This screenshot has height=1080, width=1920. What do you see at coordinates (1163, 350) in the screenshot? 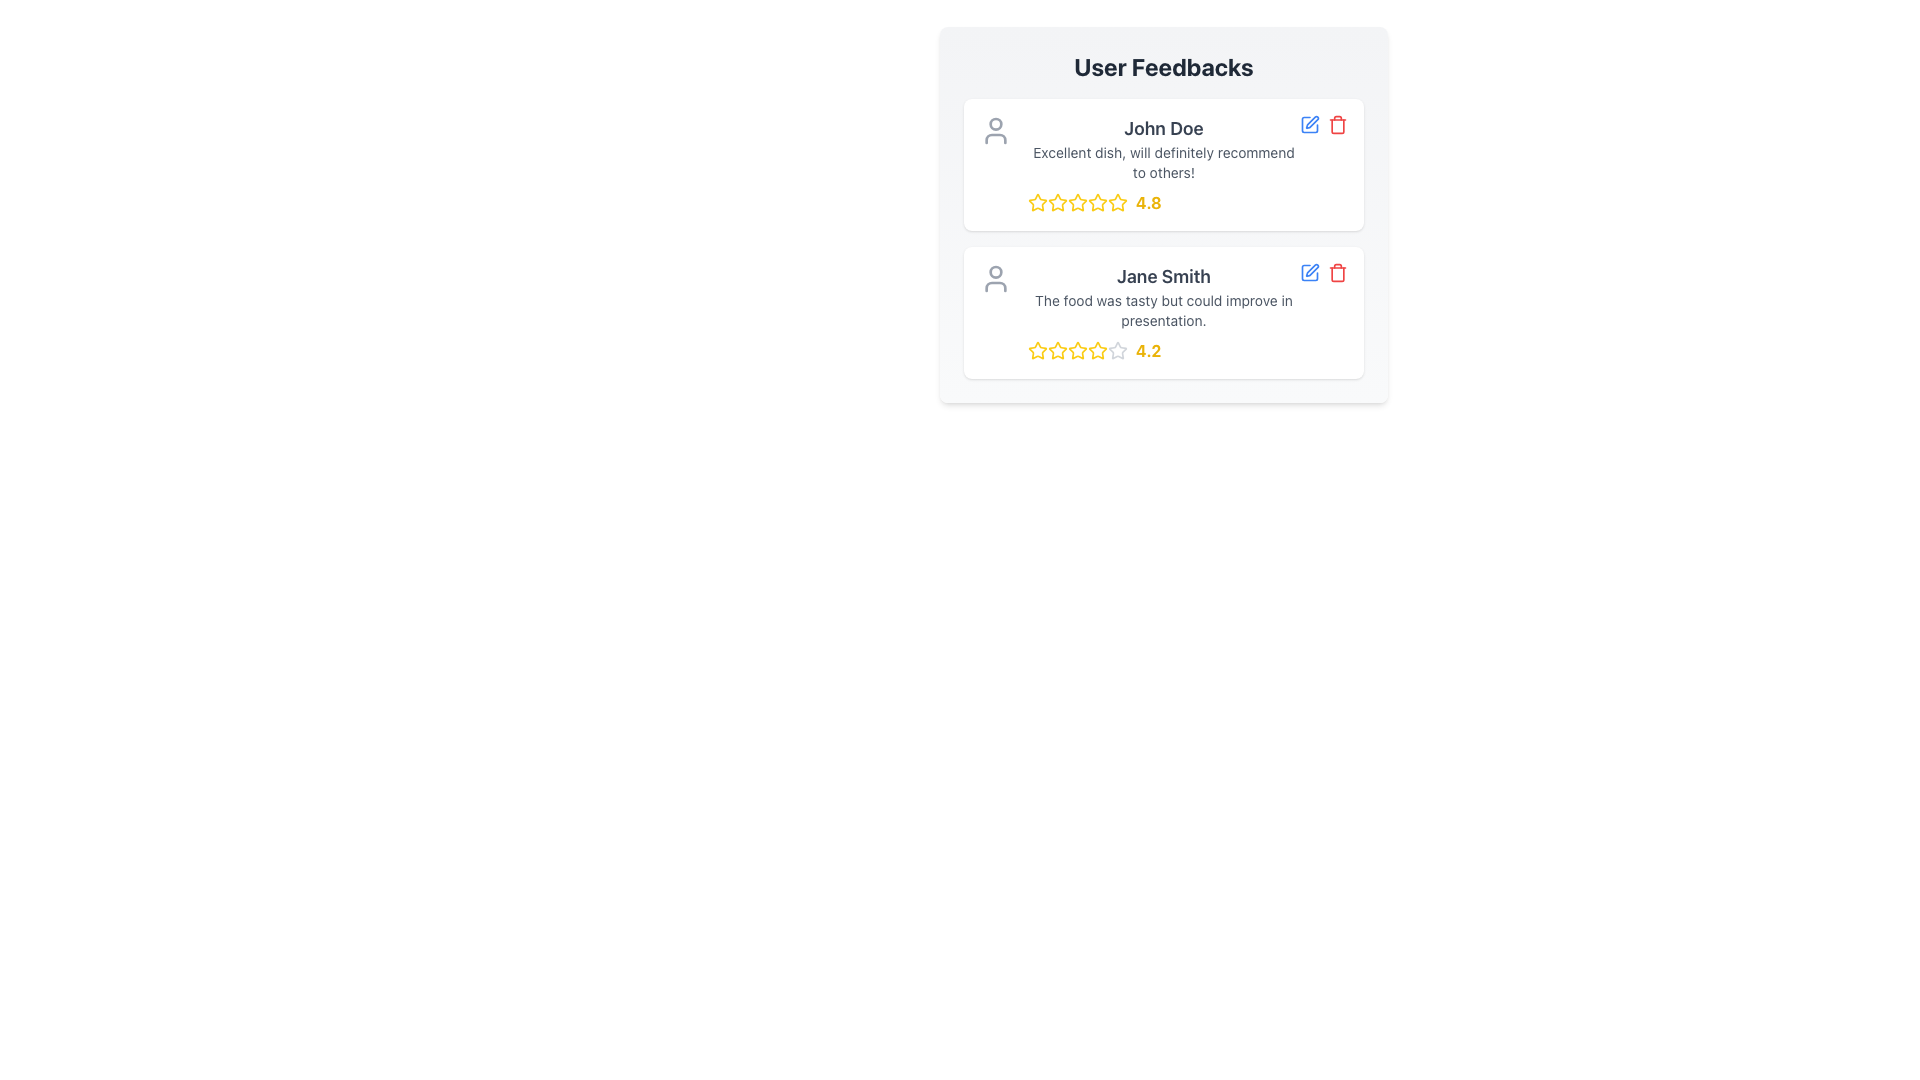
I see `the rating display for 'Jane Smith', which consists of a series of stars and a bold yellow rating number '4.2', located at the bottom section of the feedback block` at bounding box center [1163, 350].